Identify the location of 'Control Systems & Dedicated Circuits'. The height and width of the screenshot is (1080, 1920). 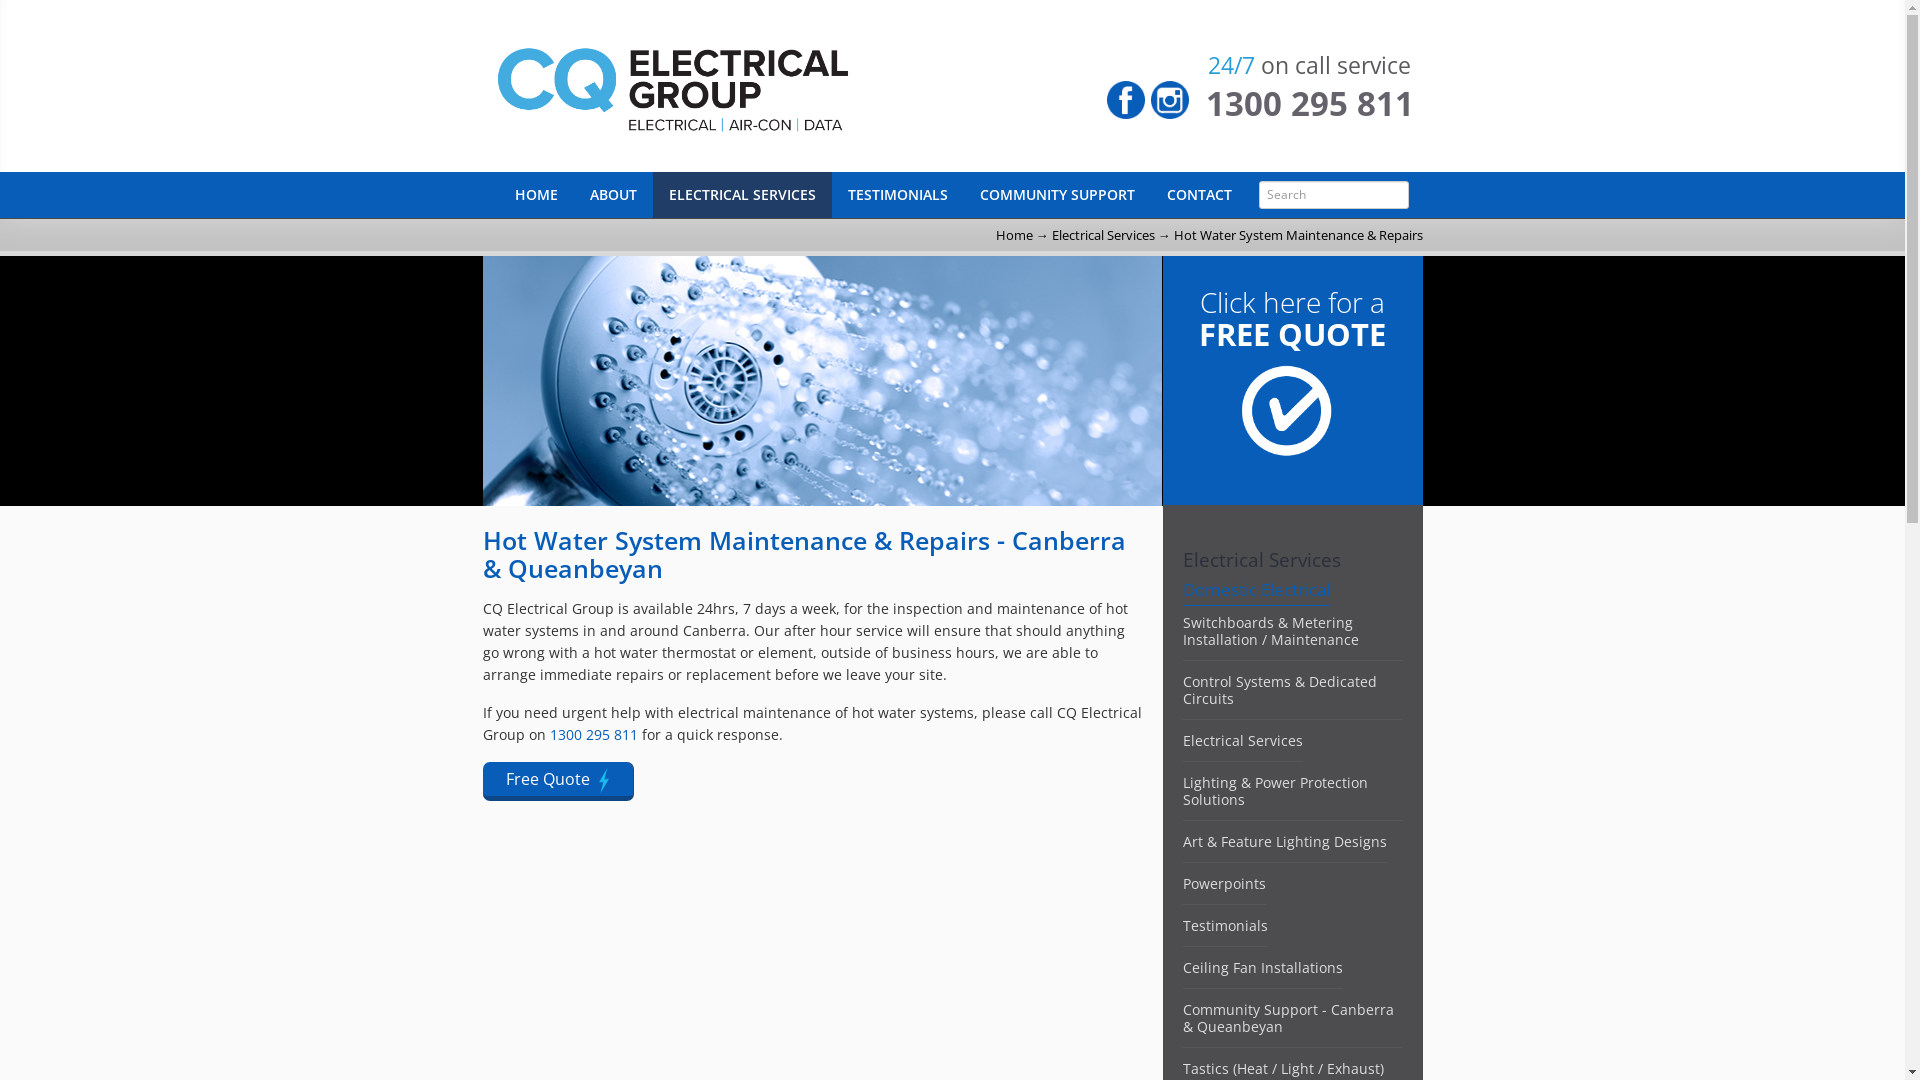
(1277, 689).